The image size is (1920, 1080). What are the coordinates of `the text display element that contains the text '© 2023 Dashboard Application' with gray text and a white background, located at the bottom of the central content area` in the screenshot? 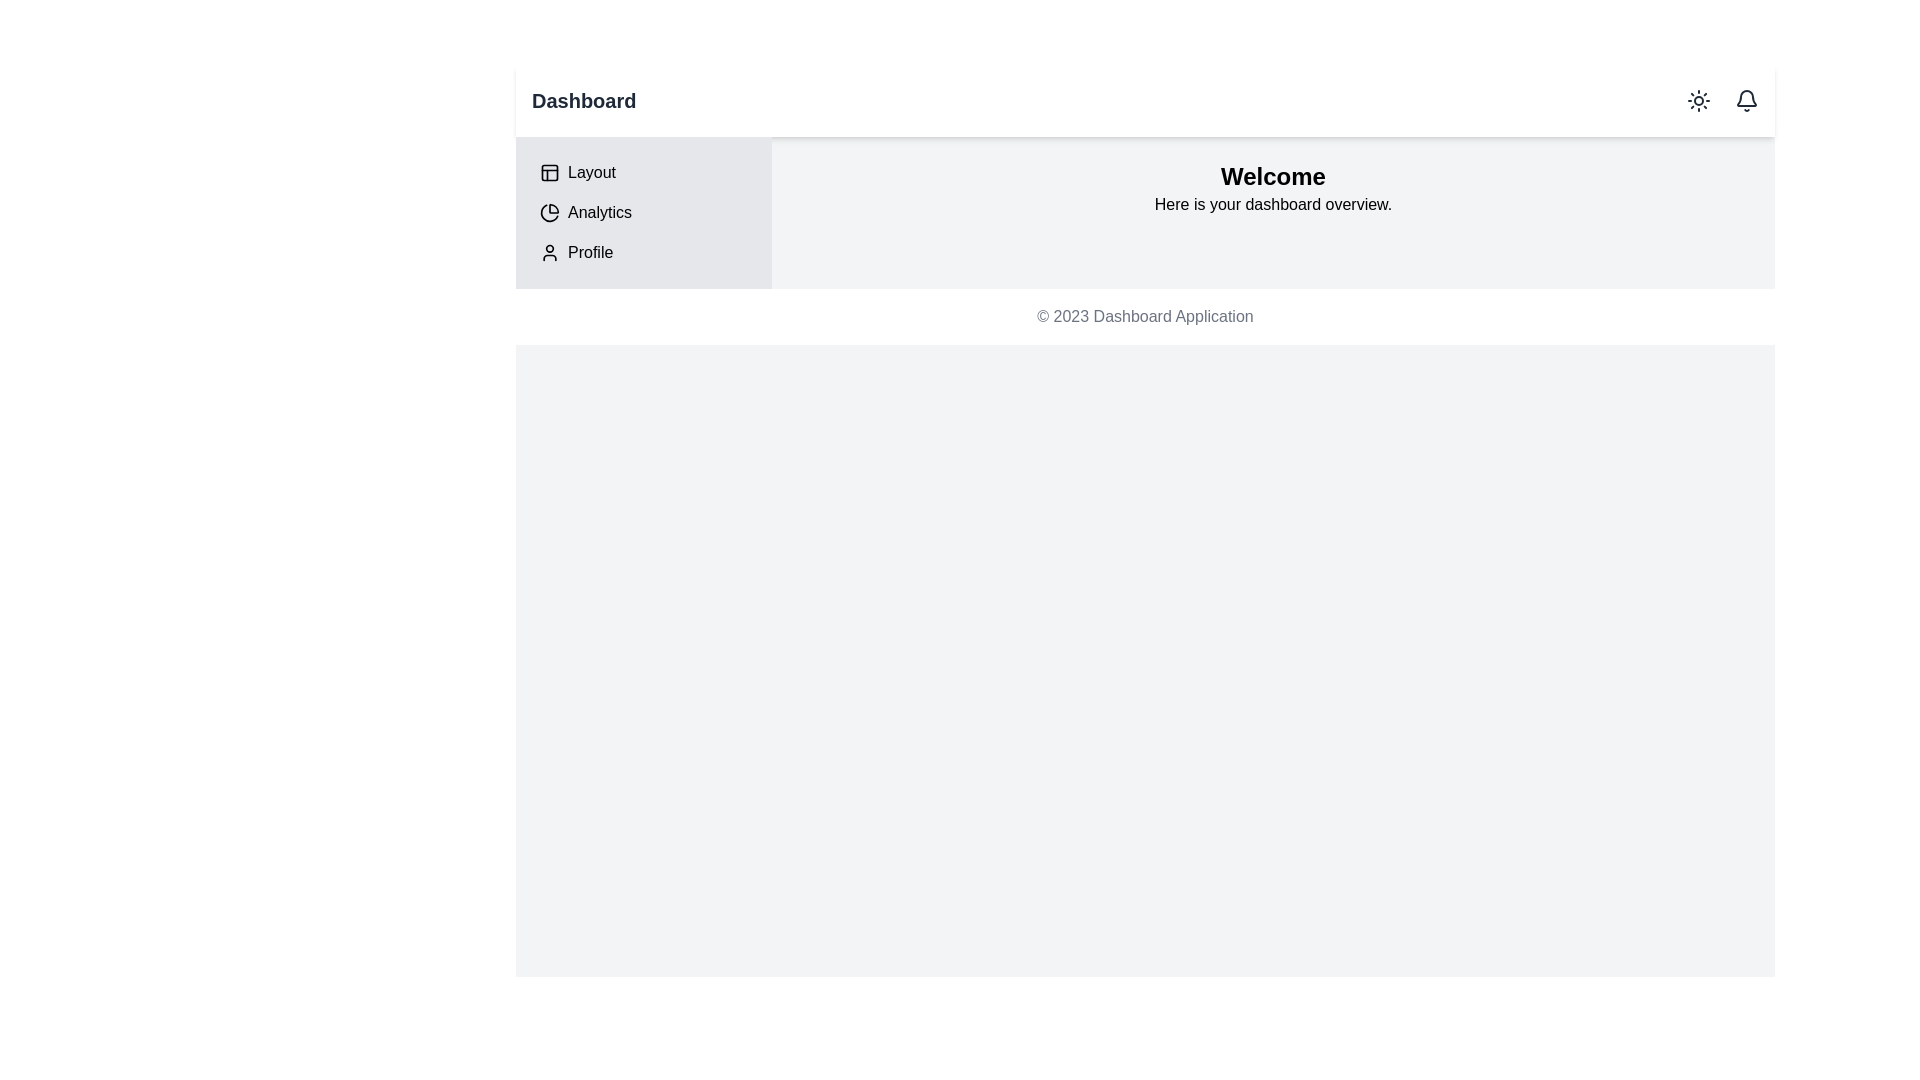 It's located at (1145, 315).